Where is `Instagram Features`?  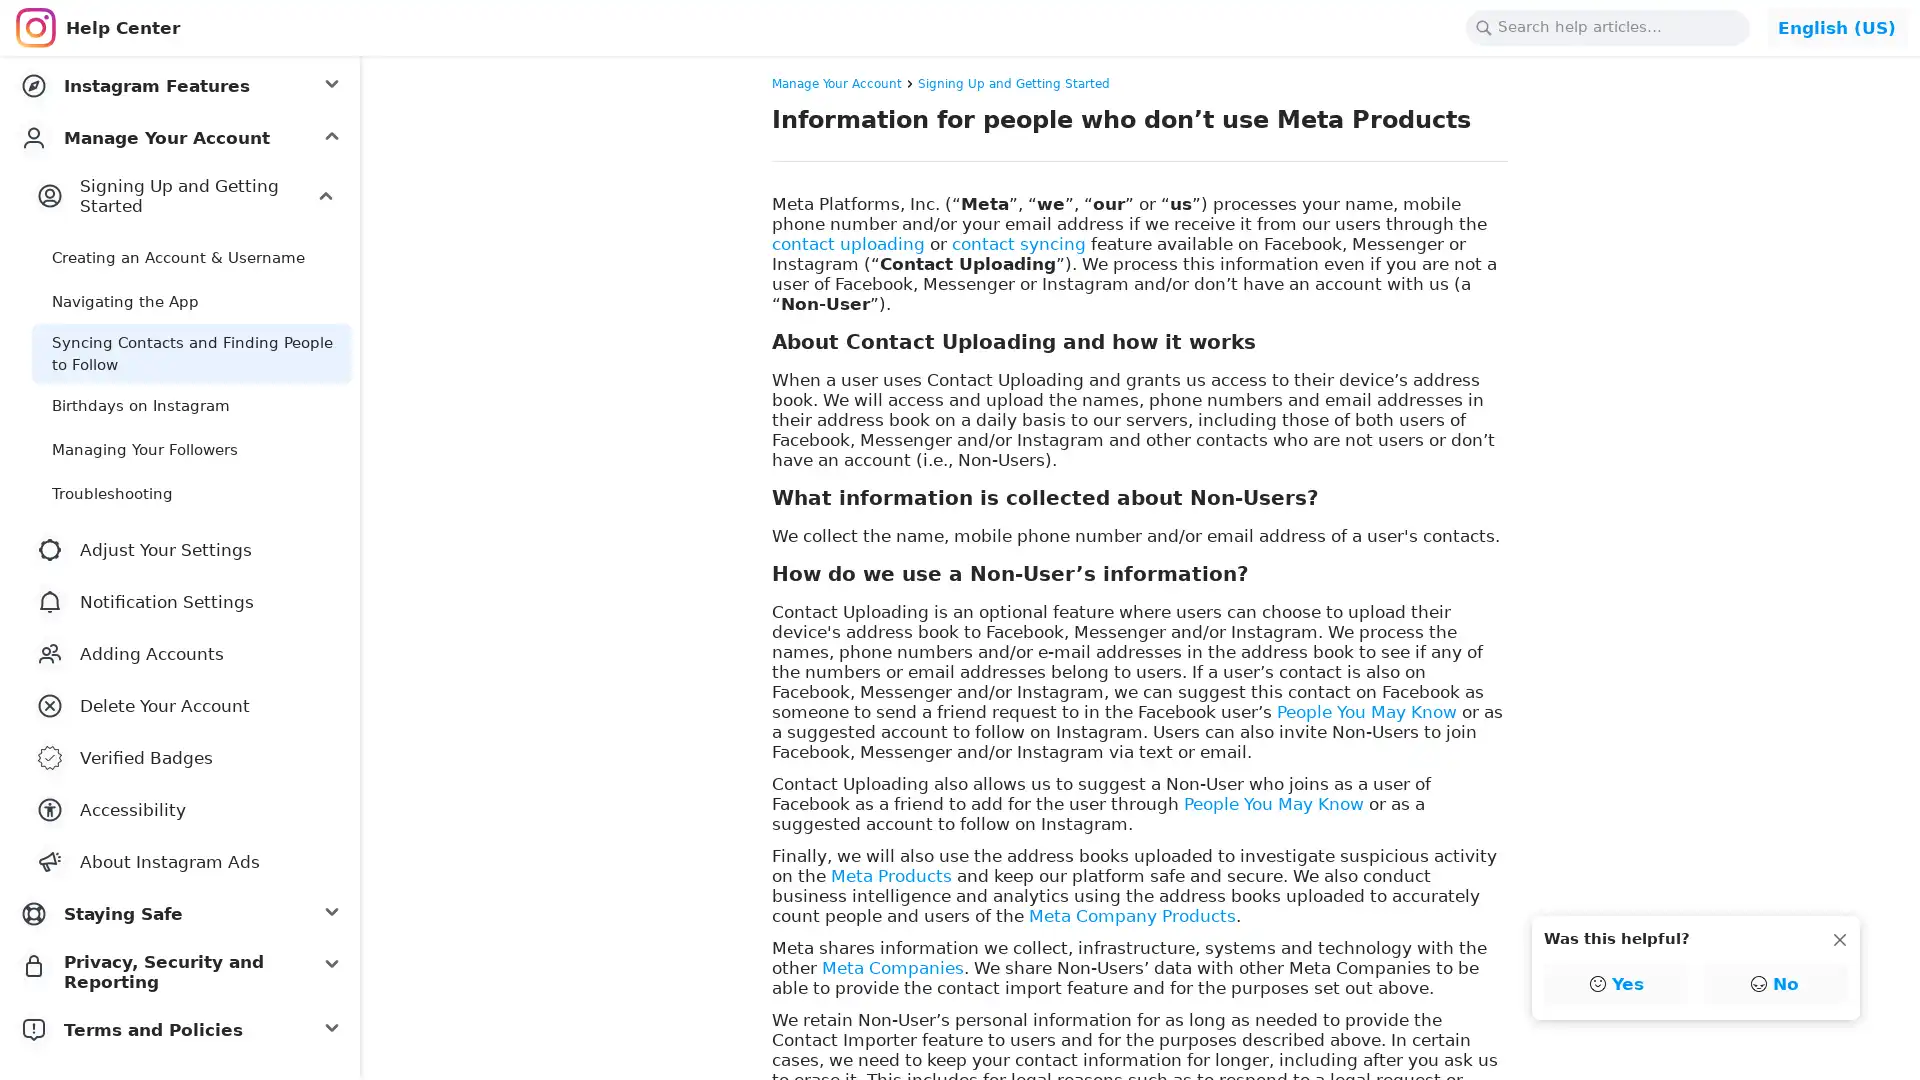
Instagram Features is located at coordinates (180, 84).